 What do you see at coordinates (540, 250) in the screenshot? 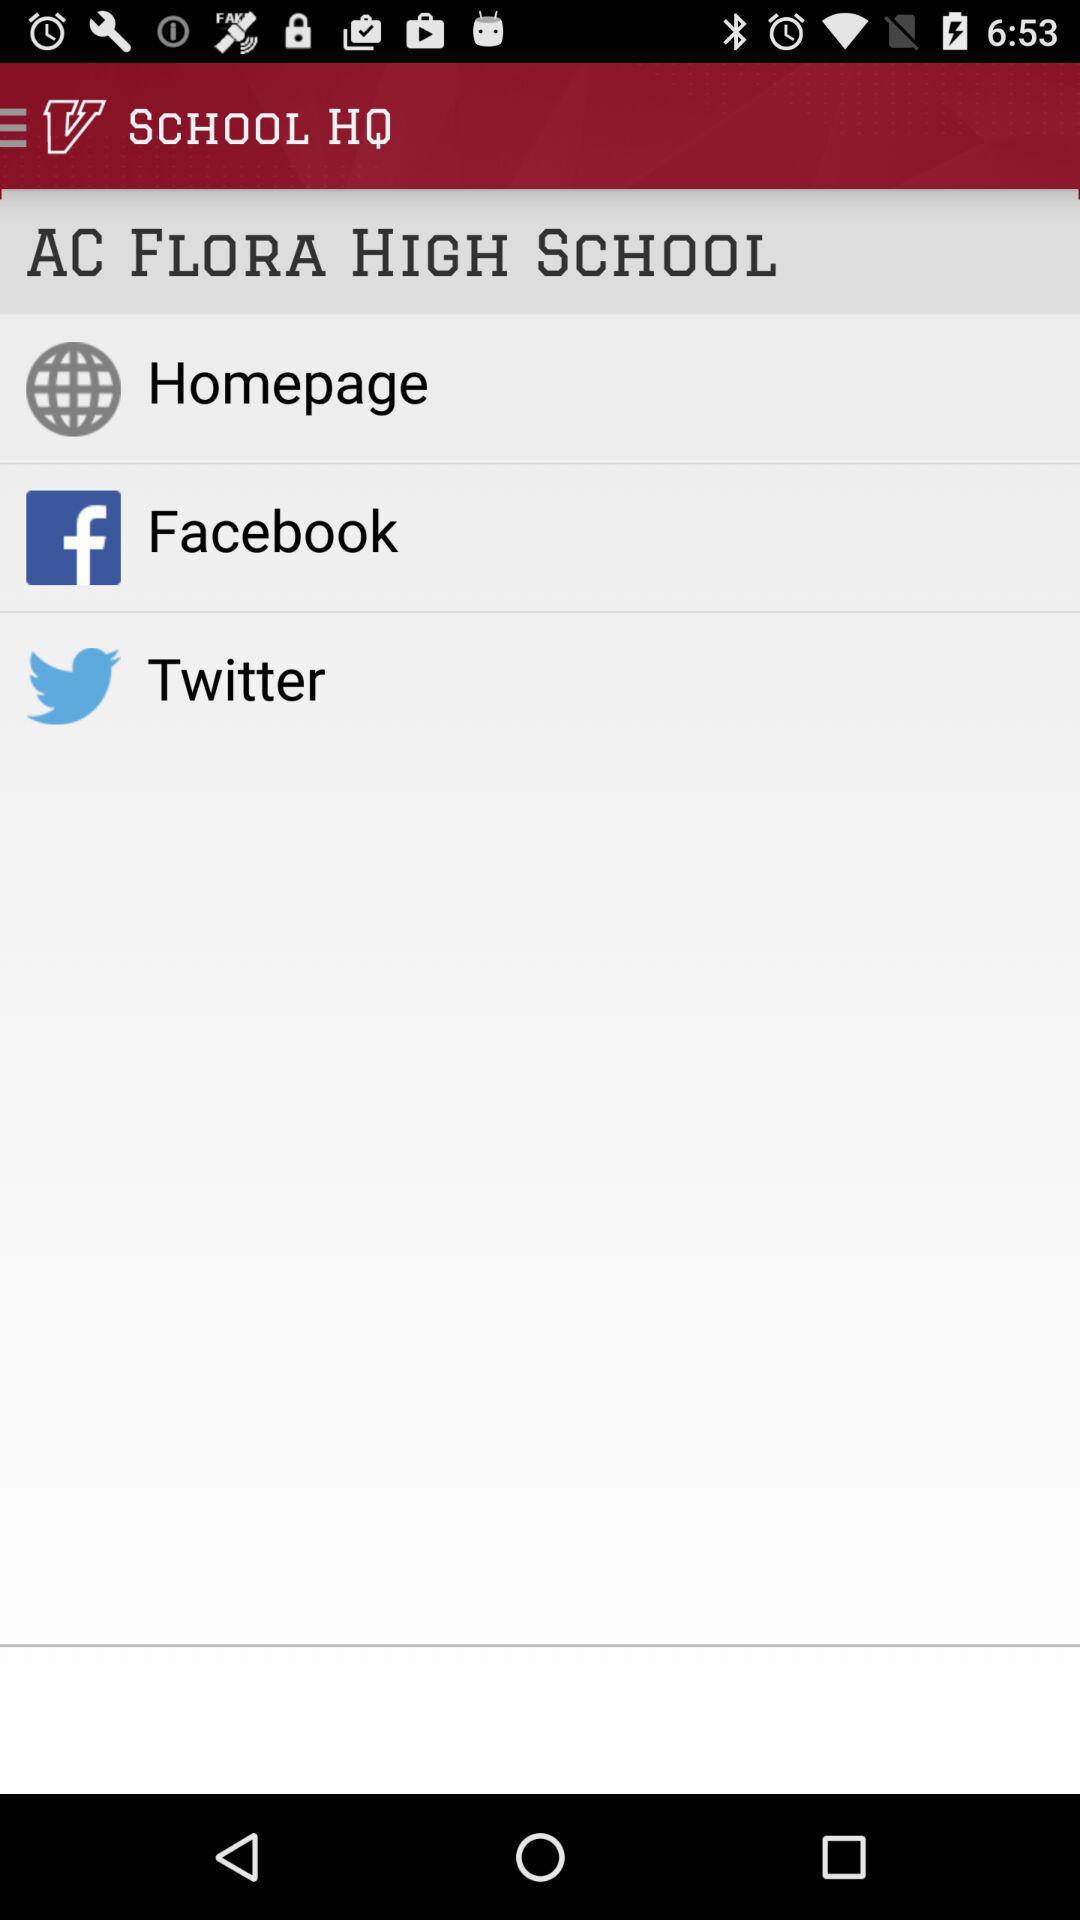
I see `the ac flora high icon` at bounding box center [540, 250].